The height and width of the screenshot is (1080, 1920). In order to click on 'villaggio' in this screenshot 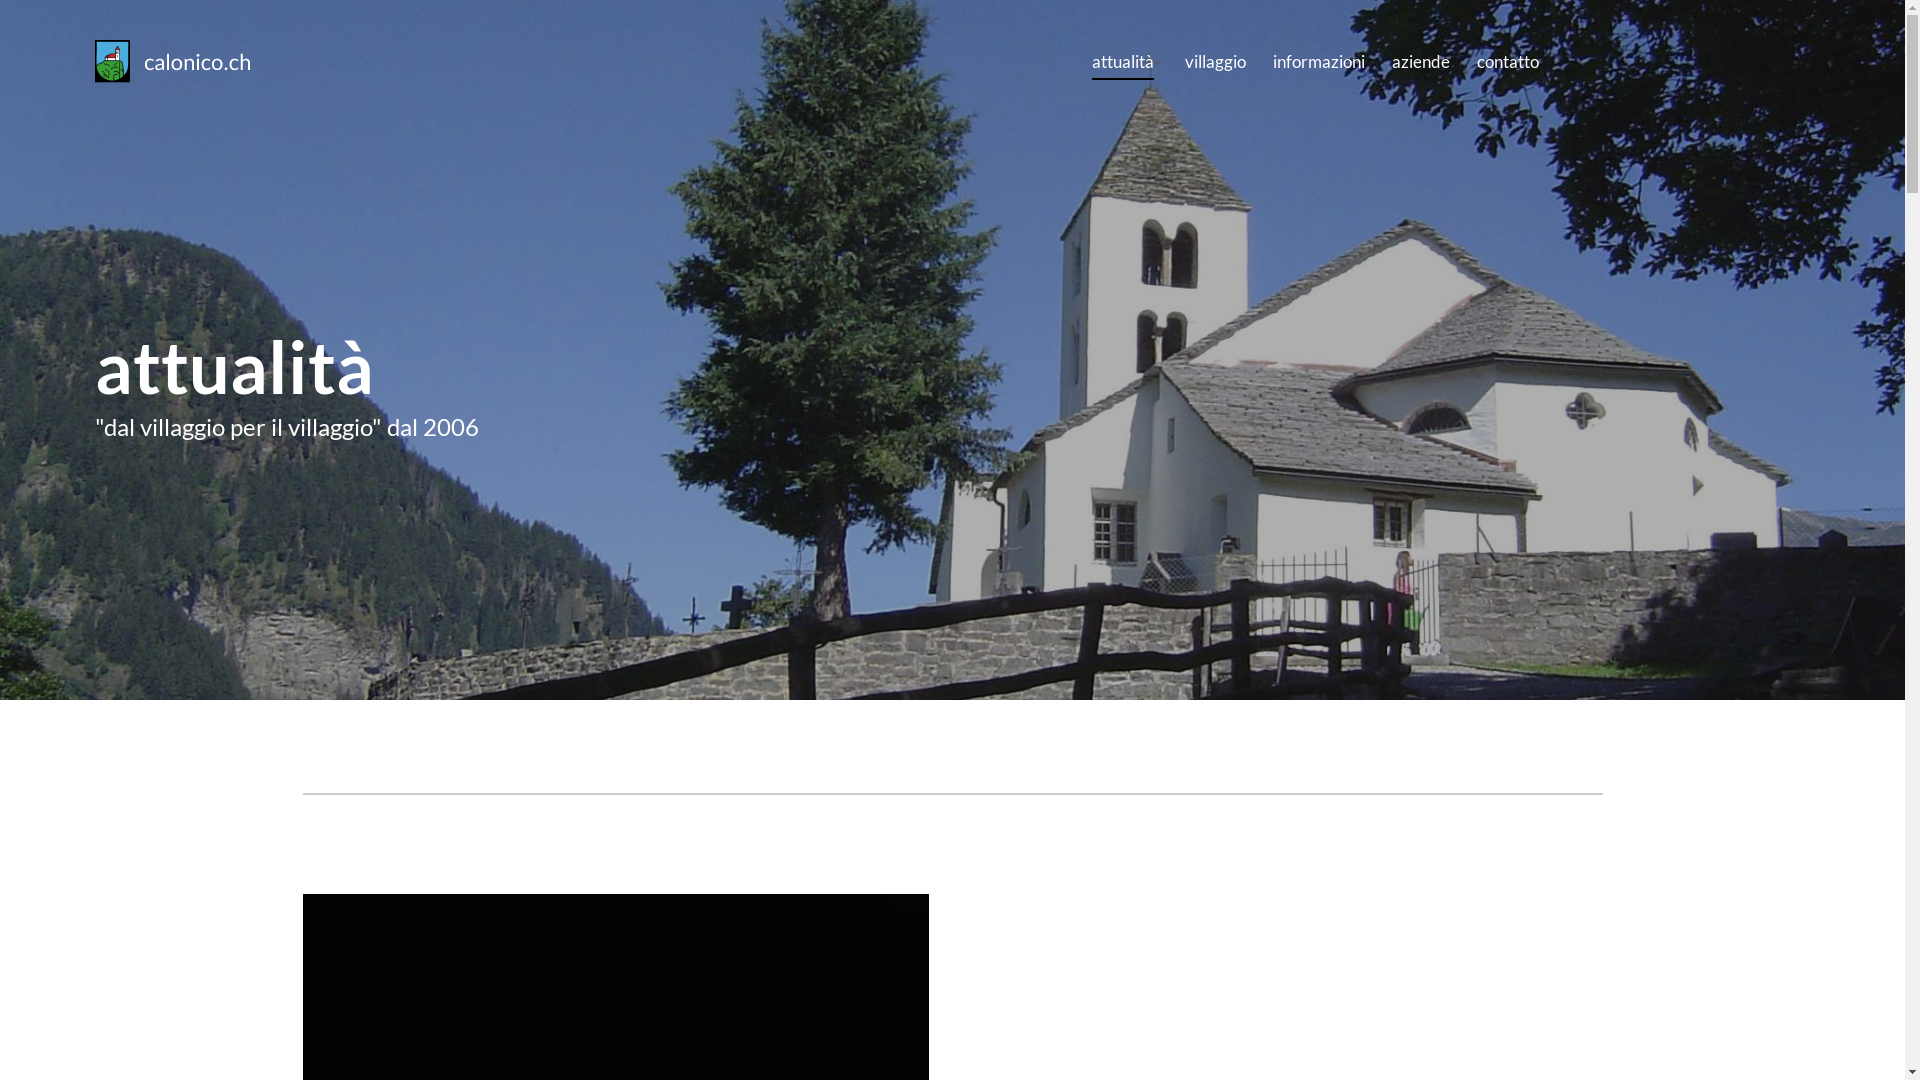, I will do `click(1214, 59)`.